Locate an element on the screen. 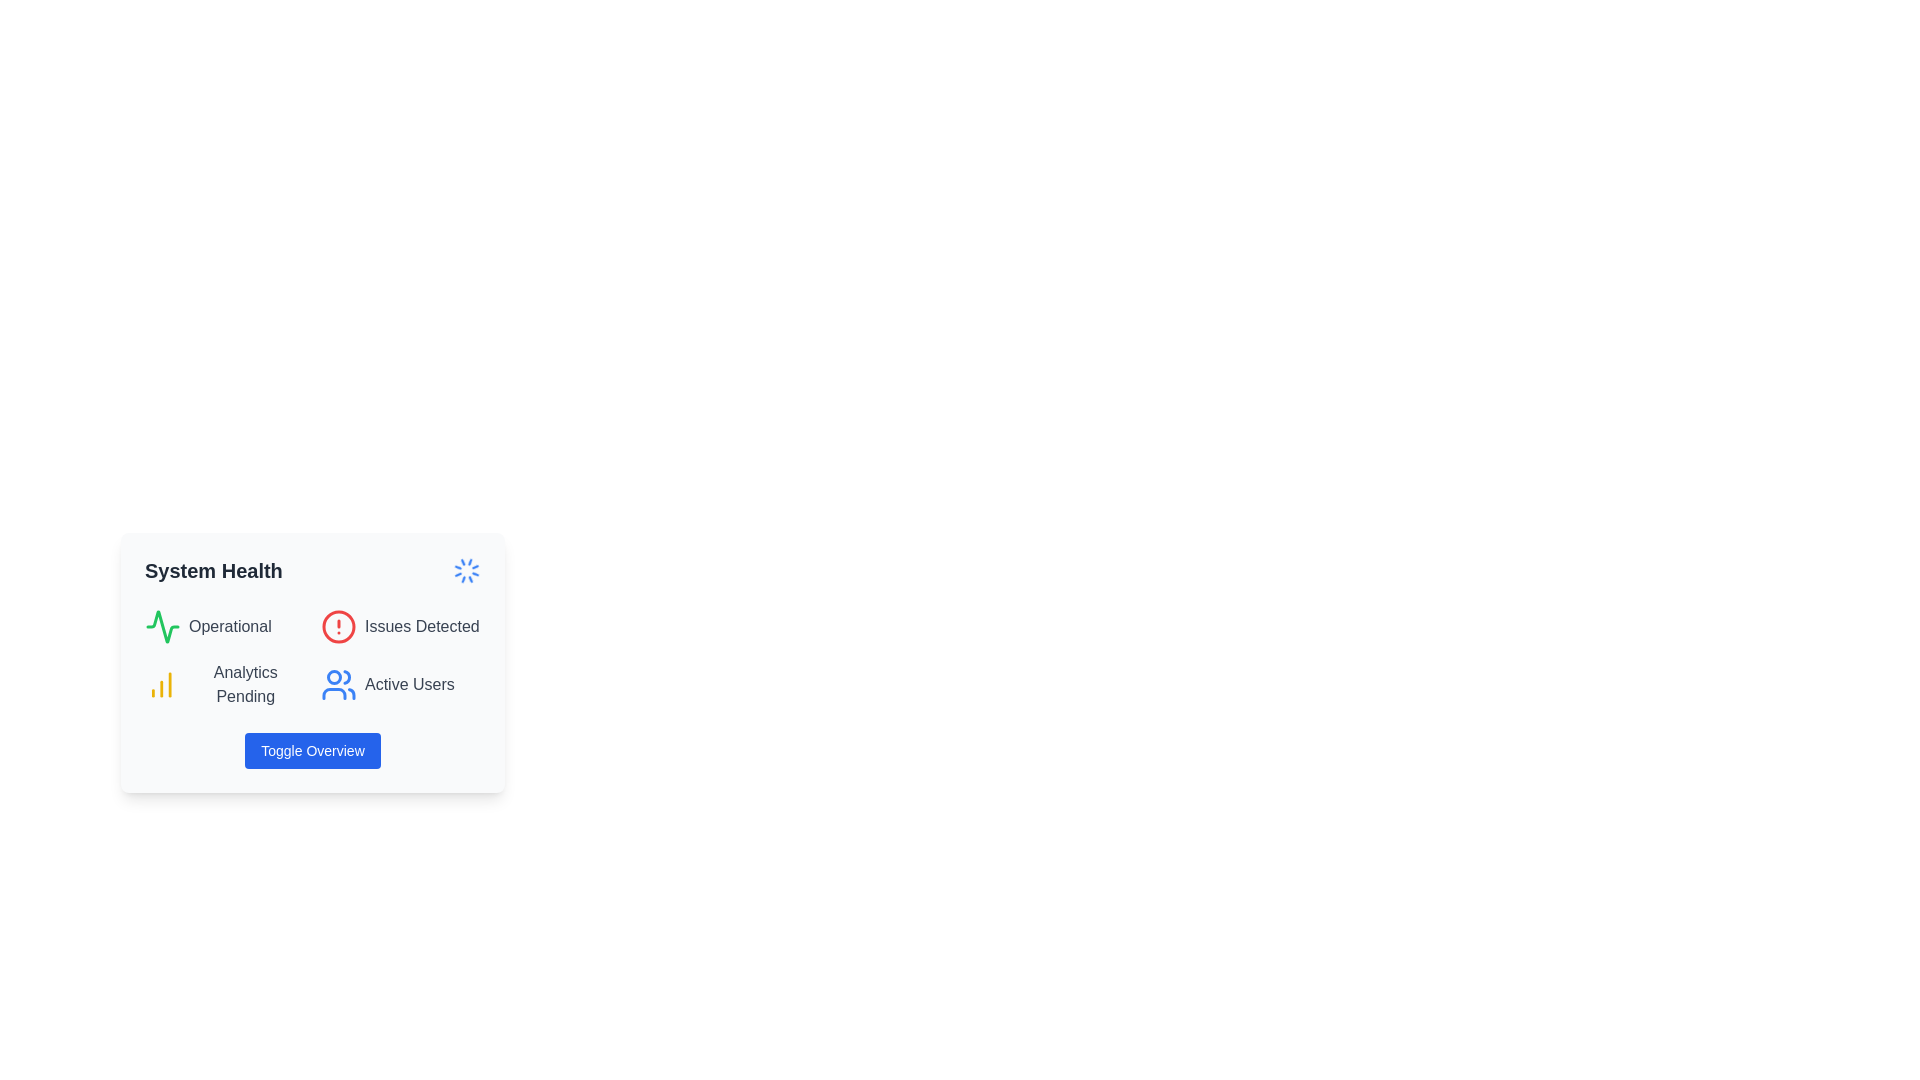 The height and width of the screenshot is (1080, 1920). the text label indicating active users in the system, which is positioned below the 'System Health' label and to the right of an icon depicting user silhouettes is located at coordinates (408, 684).